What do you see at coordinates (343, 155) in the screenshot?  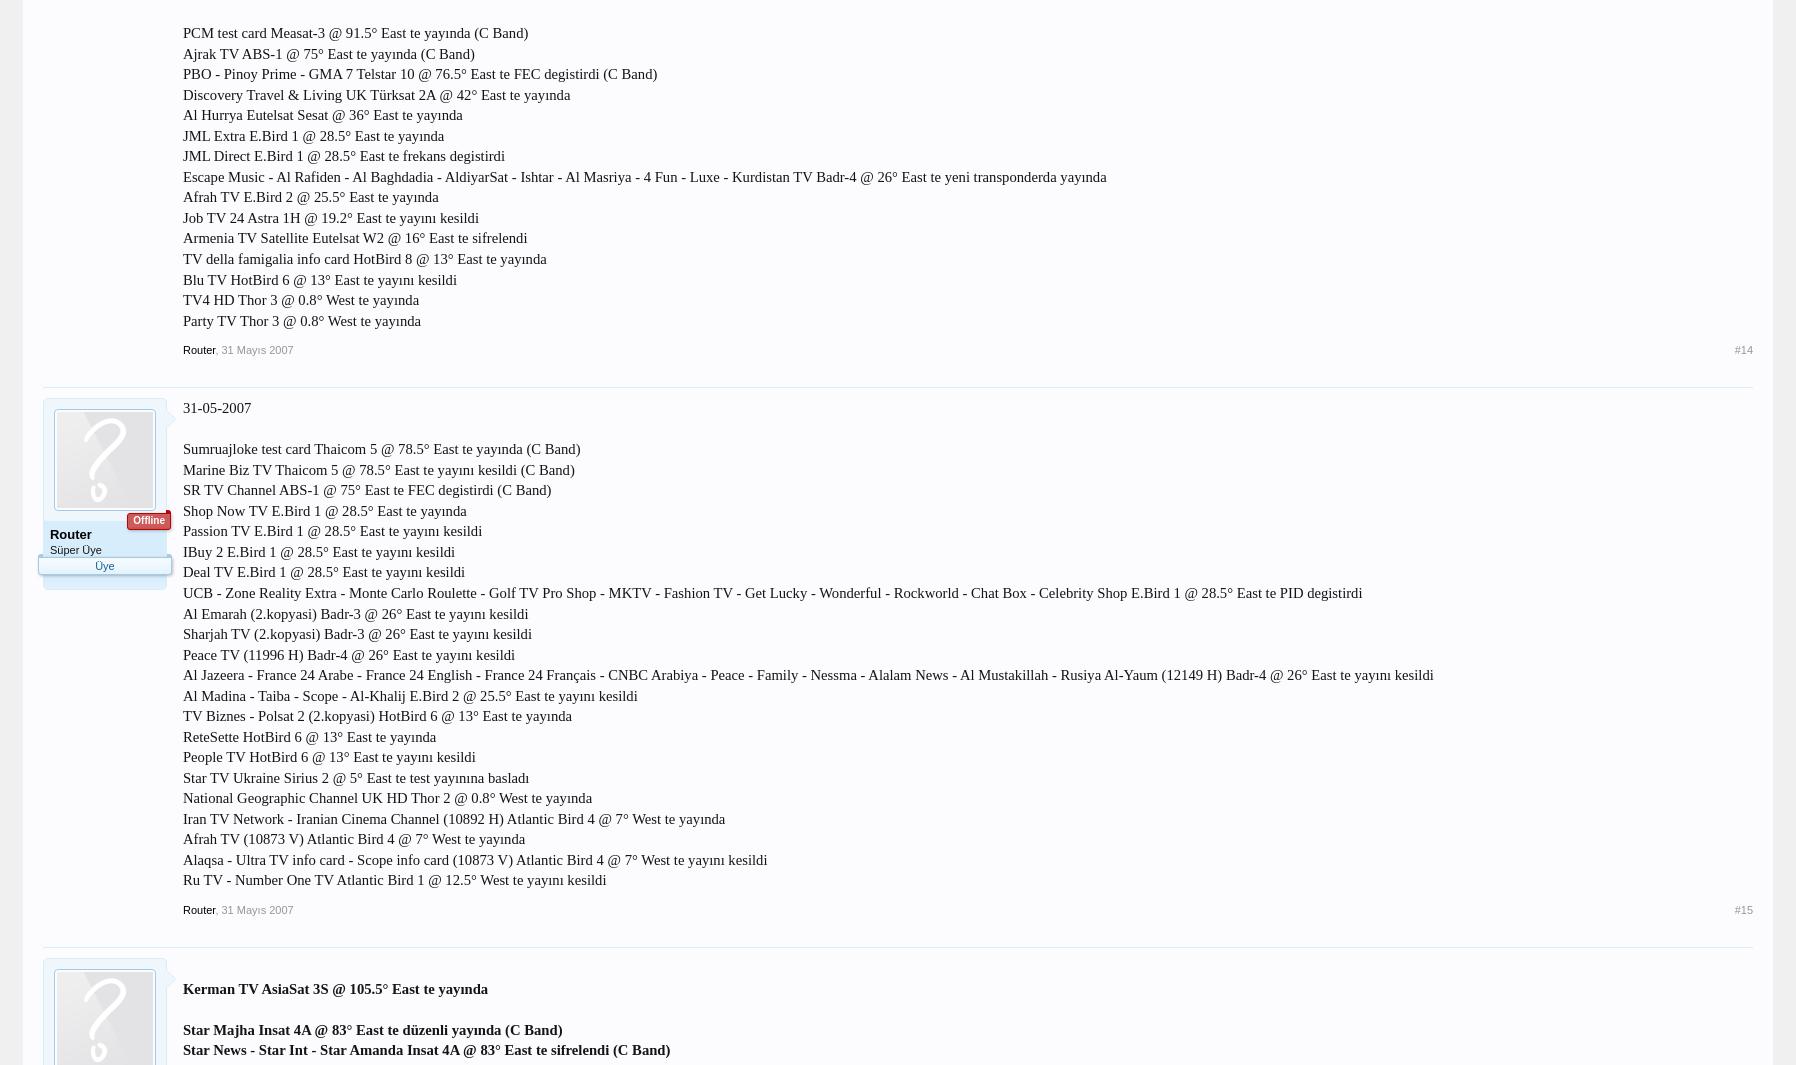 I see `'JML Direct E.Bird 1 @ 28.5° East te frekans degistirdi'` at bounding box center [343, 155].